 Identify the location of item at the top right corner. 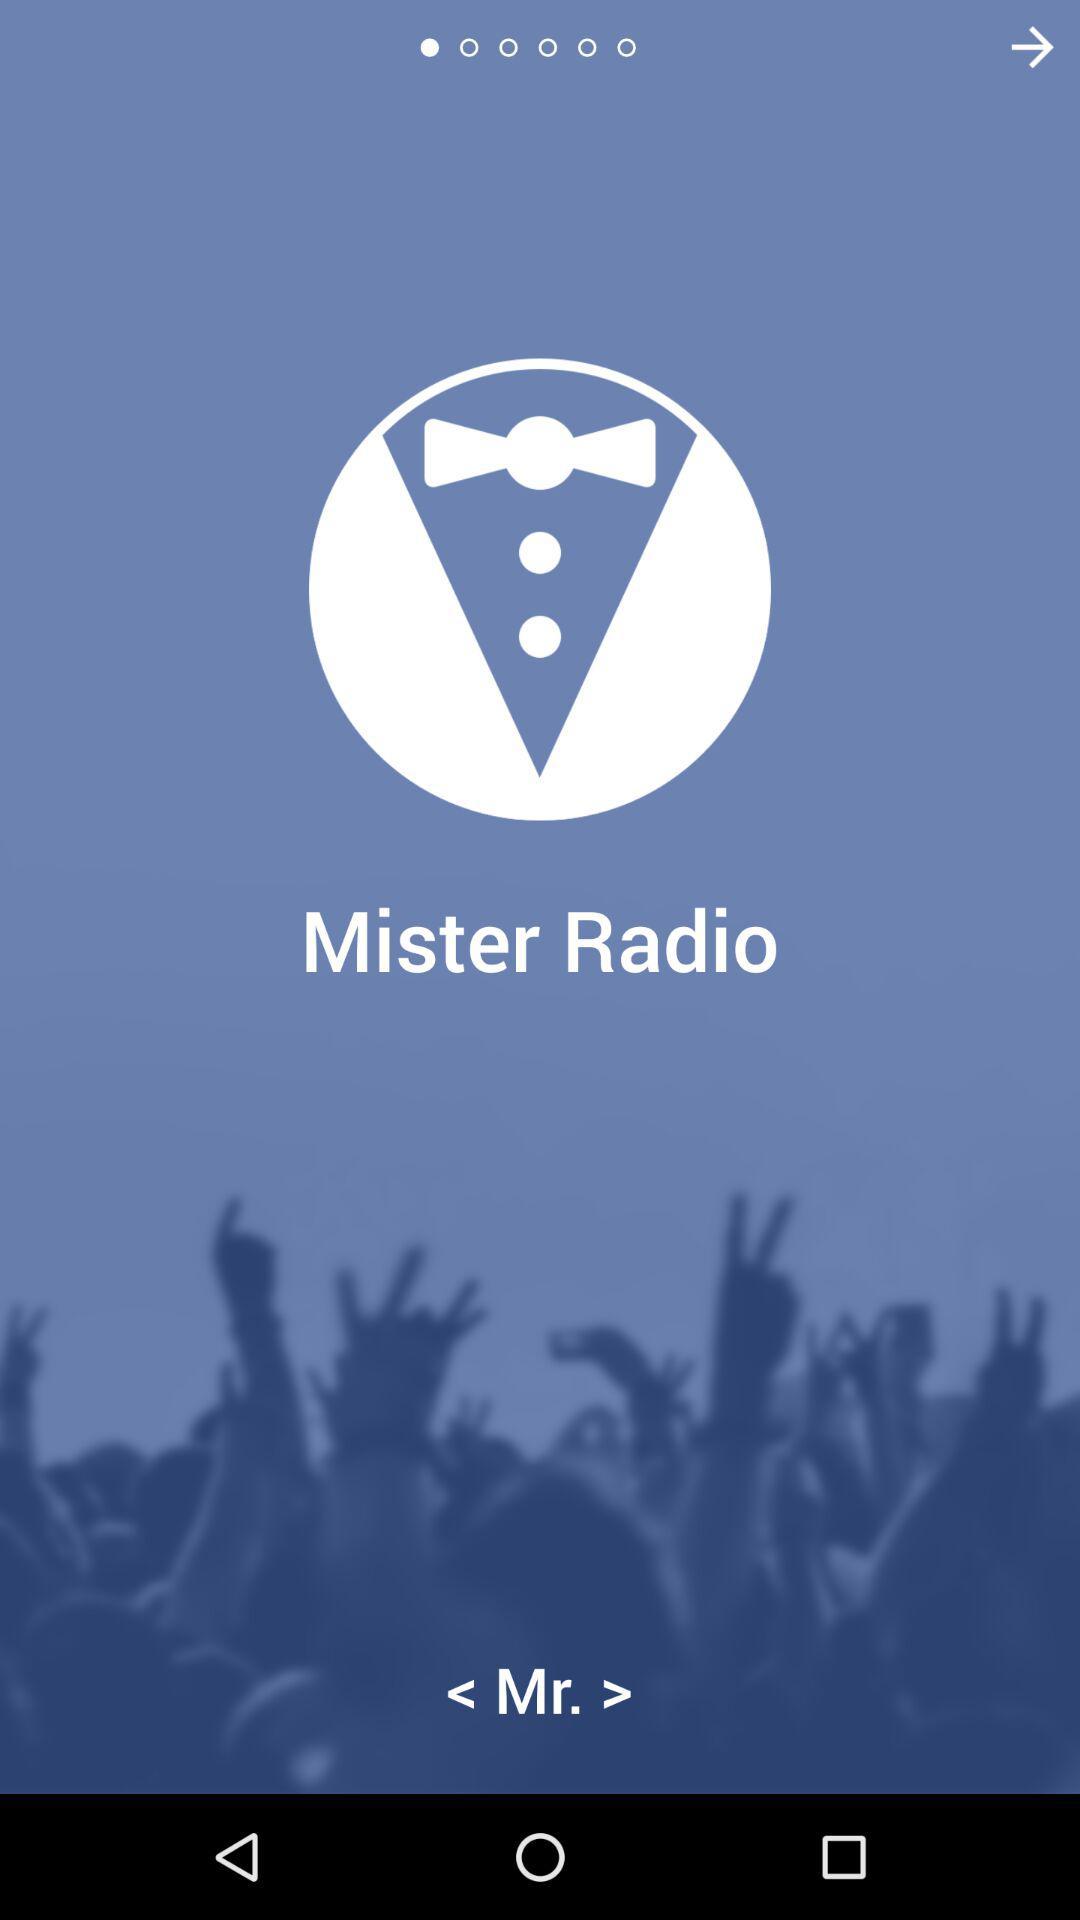
(1019, 47).